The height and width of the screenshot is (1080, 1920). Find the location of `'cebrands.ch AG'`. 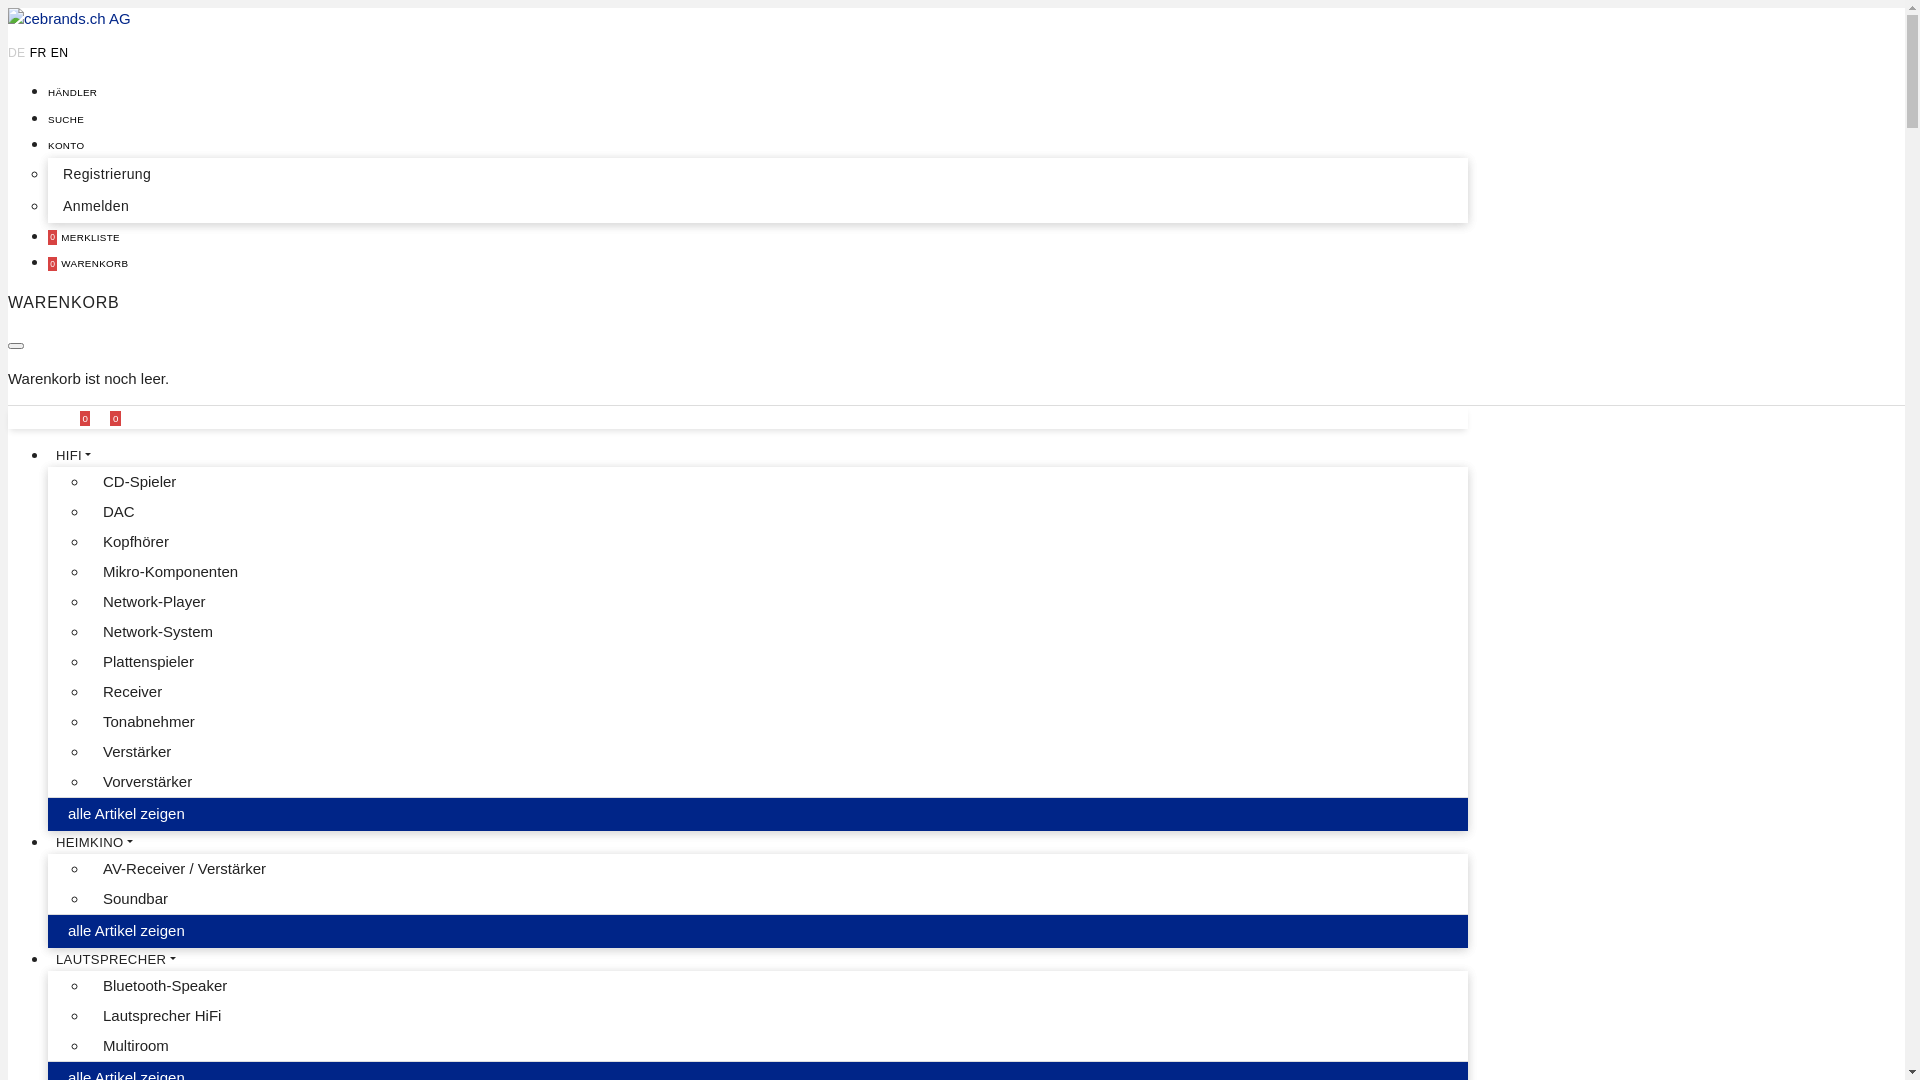

'cebrands.ch AG' is located at coordinates (69, 19).